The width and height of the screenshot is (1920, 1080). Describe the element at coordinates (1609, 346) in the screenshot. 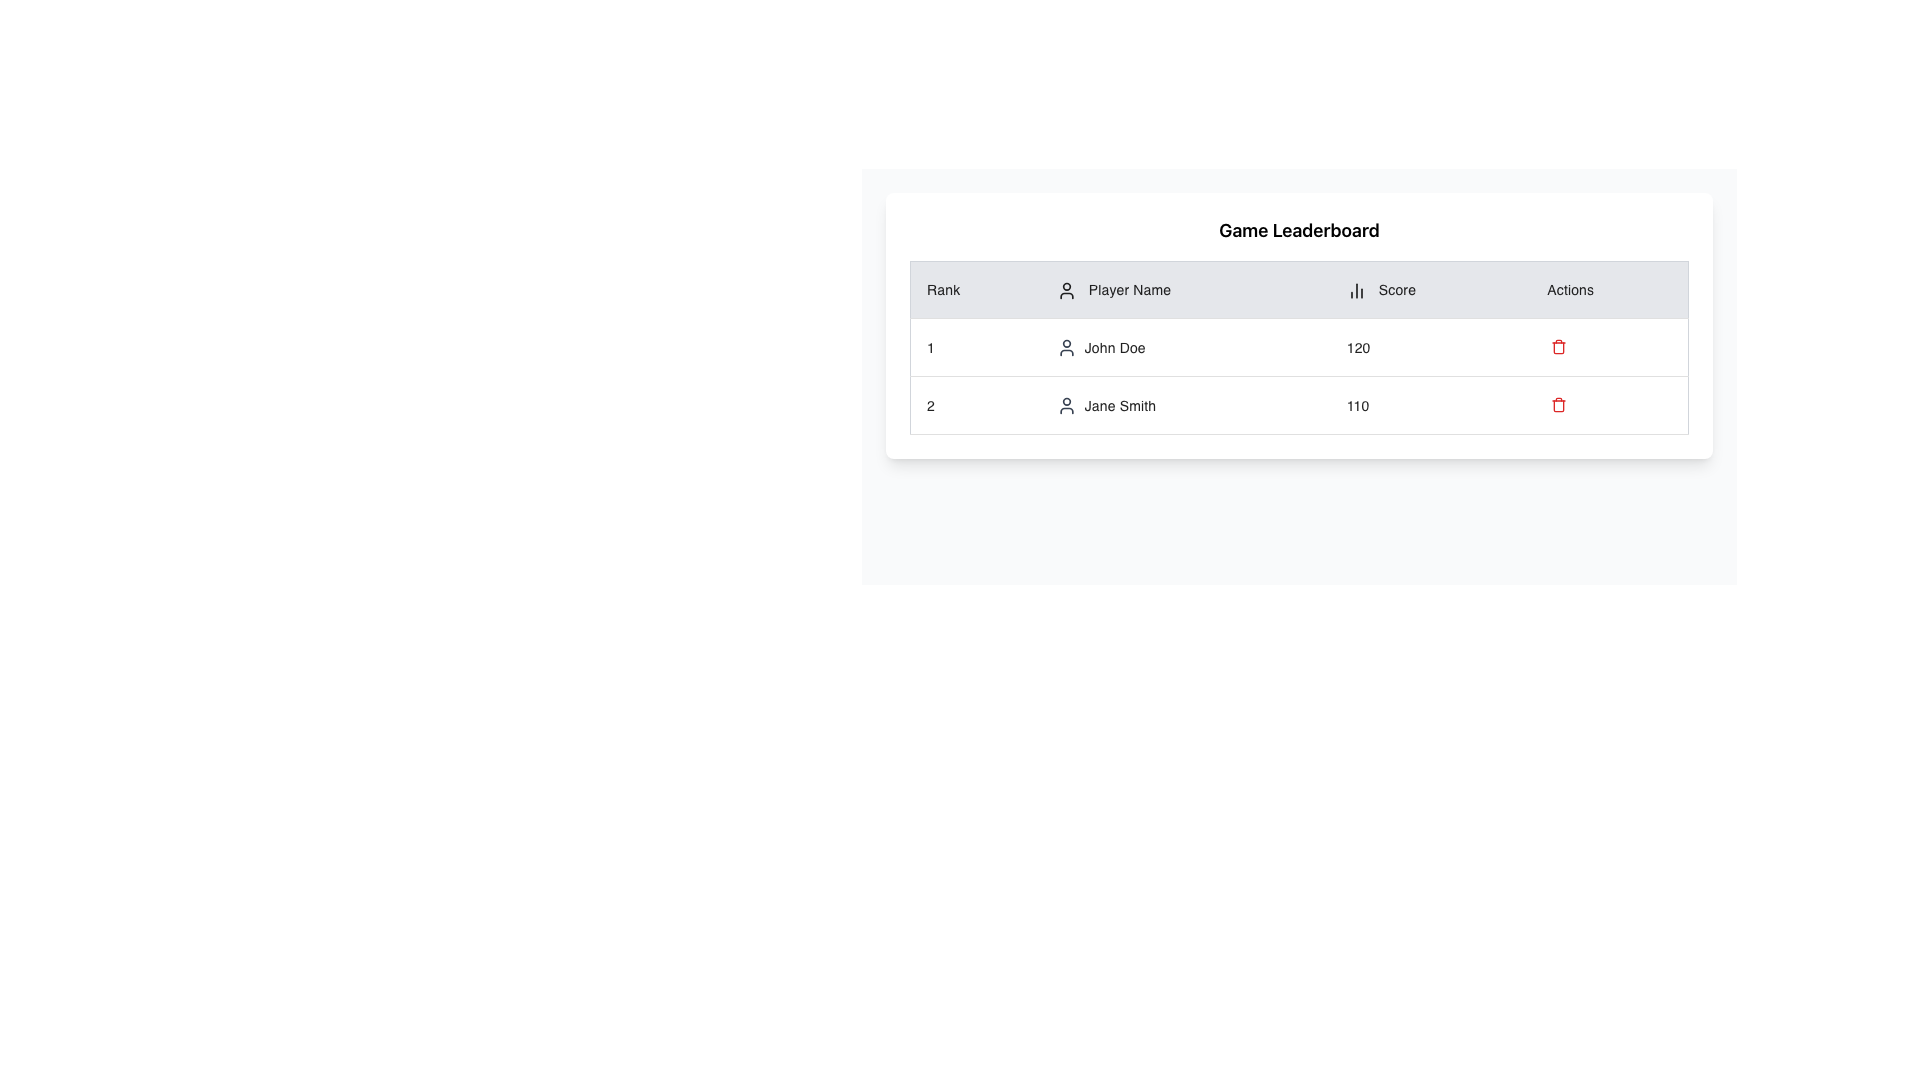

I see `the last cell` at that location.